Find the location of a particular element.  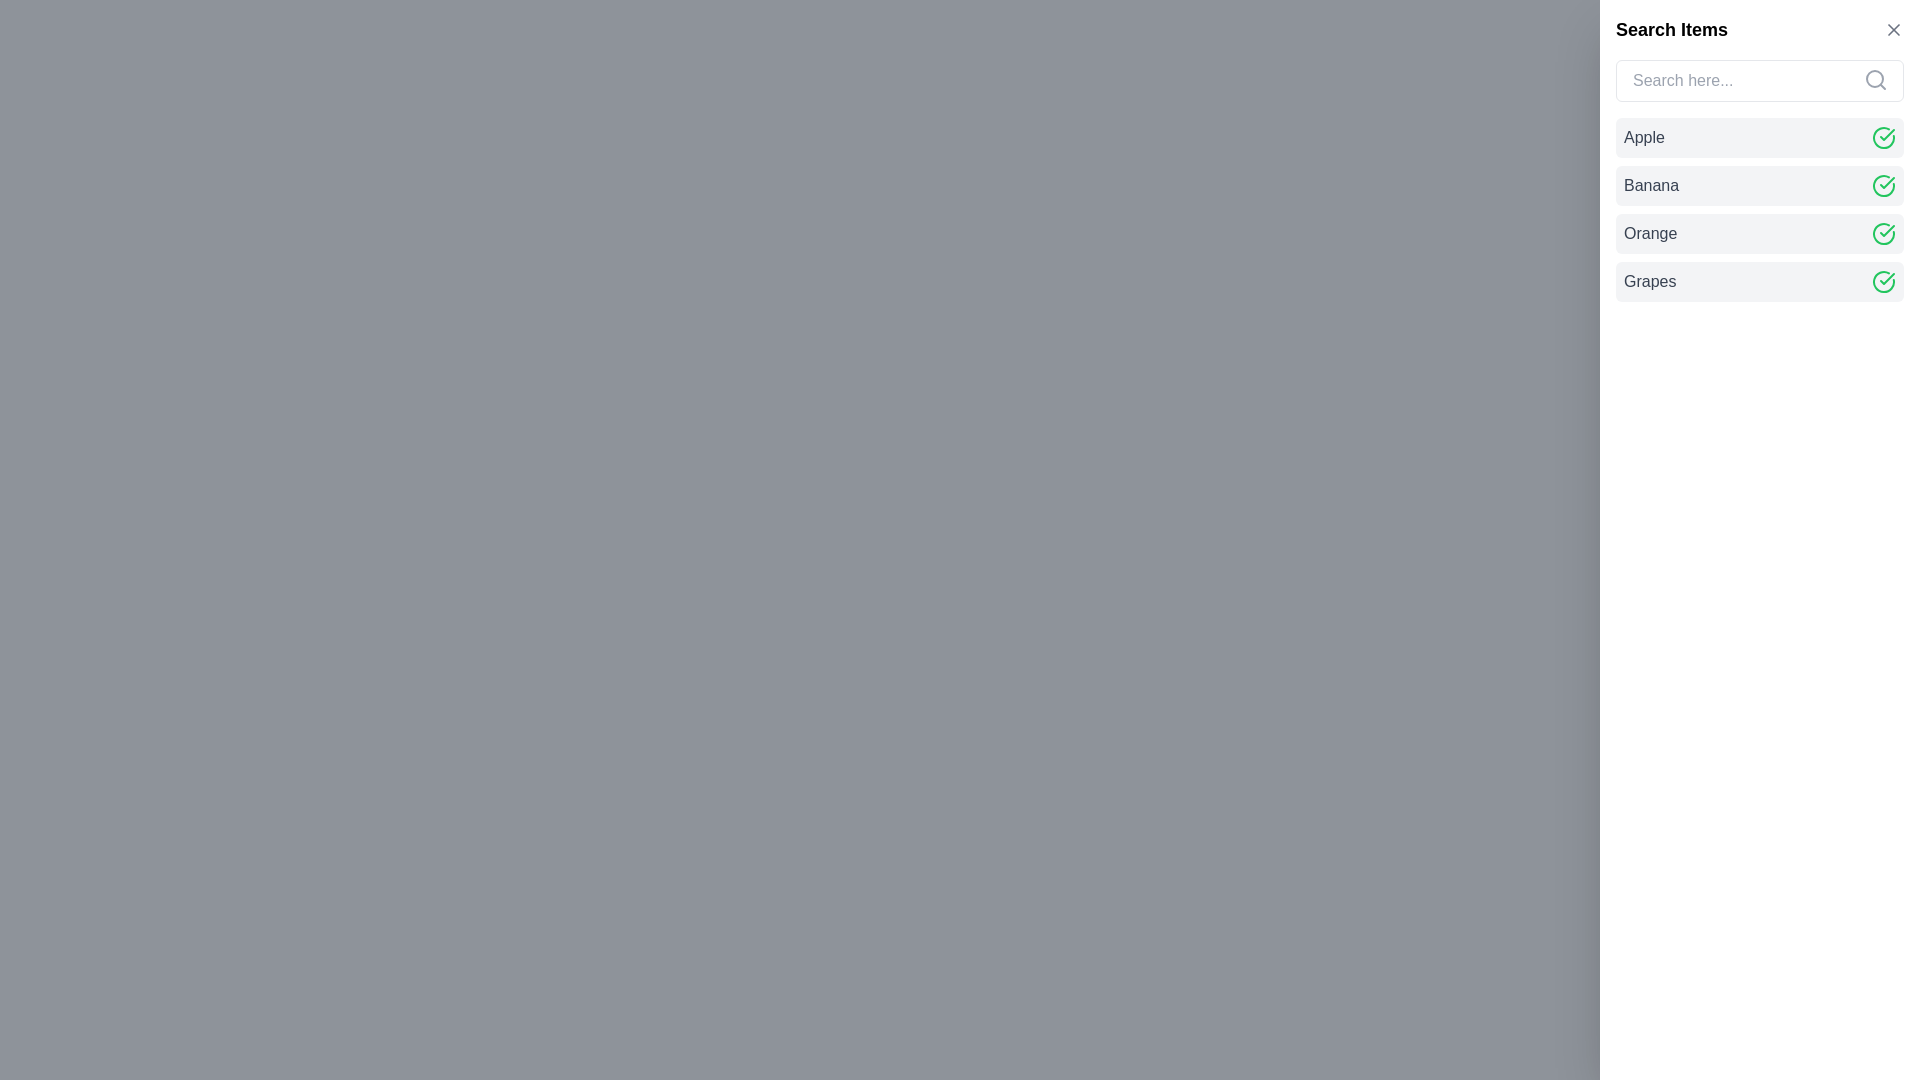

the static text element displaying 'Orange', which is the second item in a vertically arranged list within a panel is located at coordinates (1650, 233).